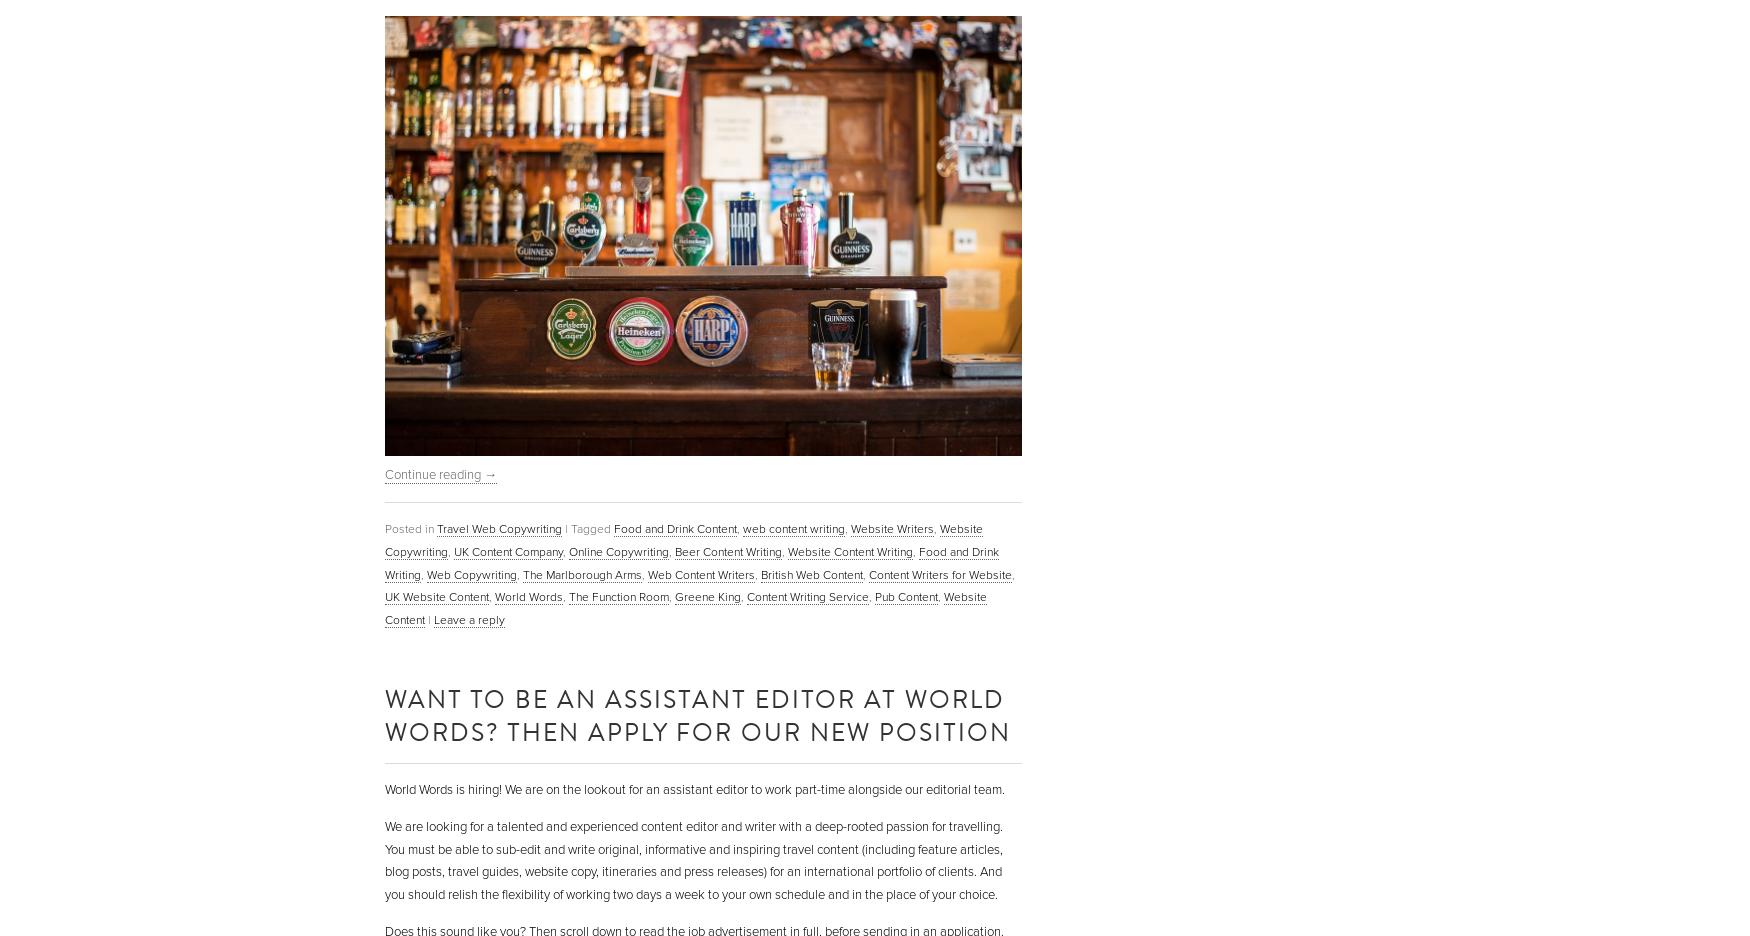  Describe the element at coordinates (435, 596) in the screenshot. I see `'UK Website Content'` at that location.